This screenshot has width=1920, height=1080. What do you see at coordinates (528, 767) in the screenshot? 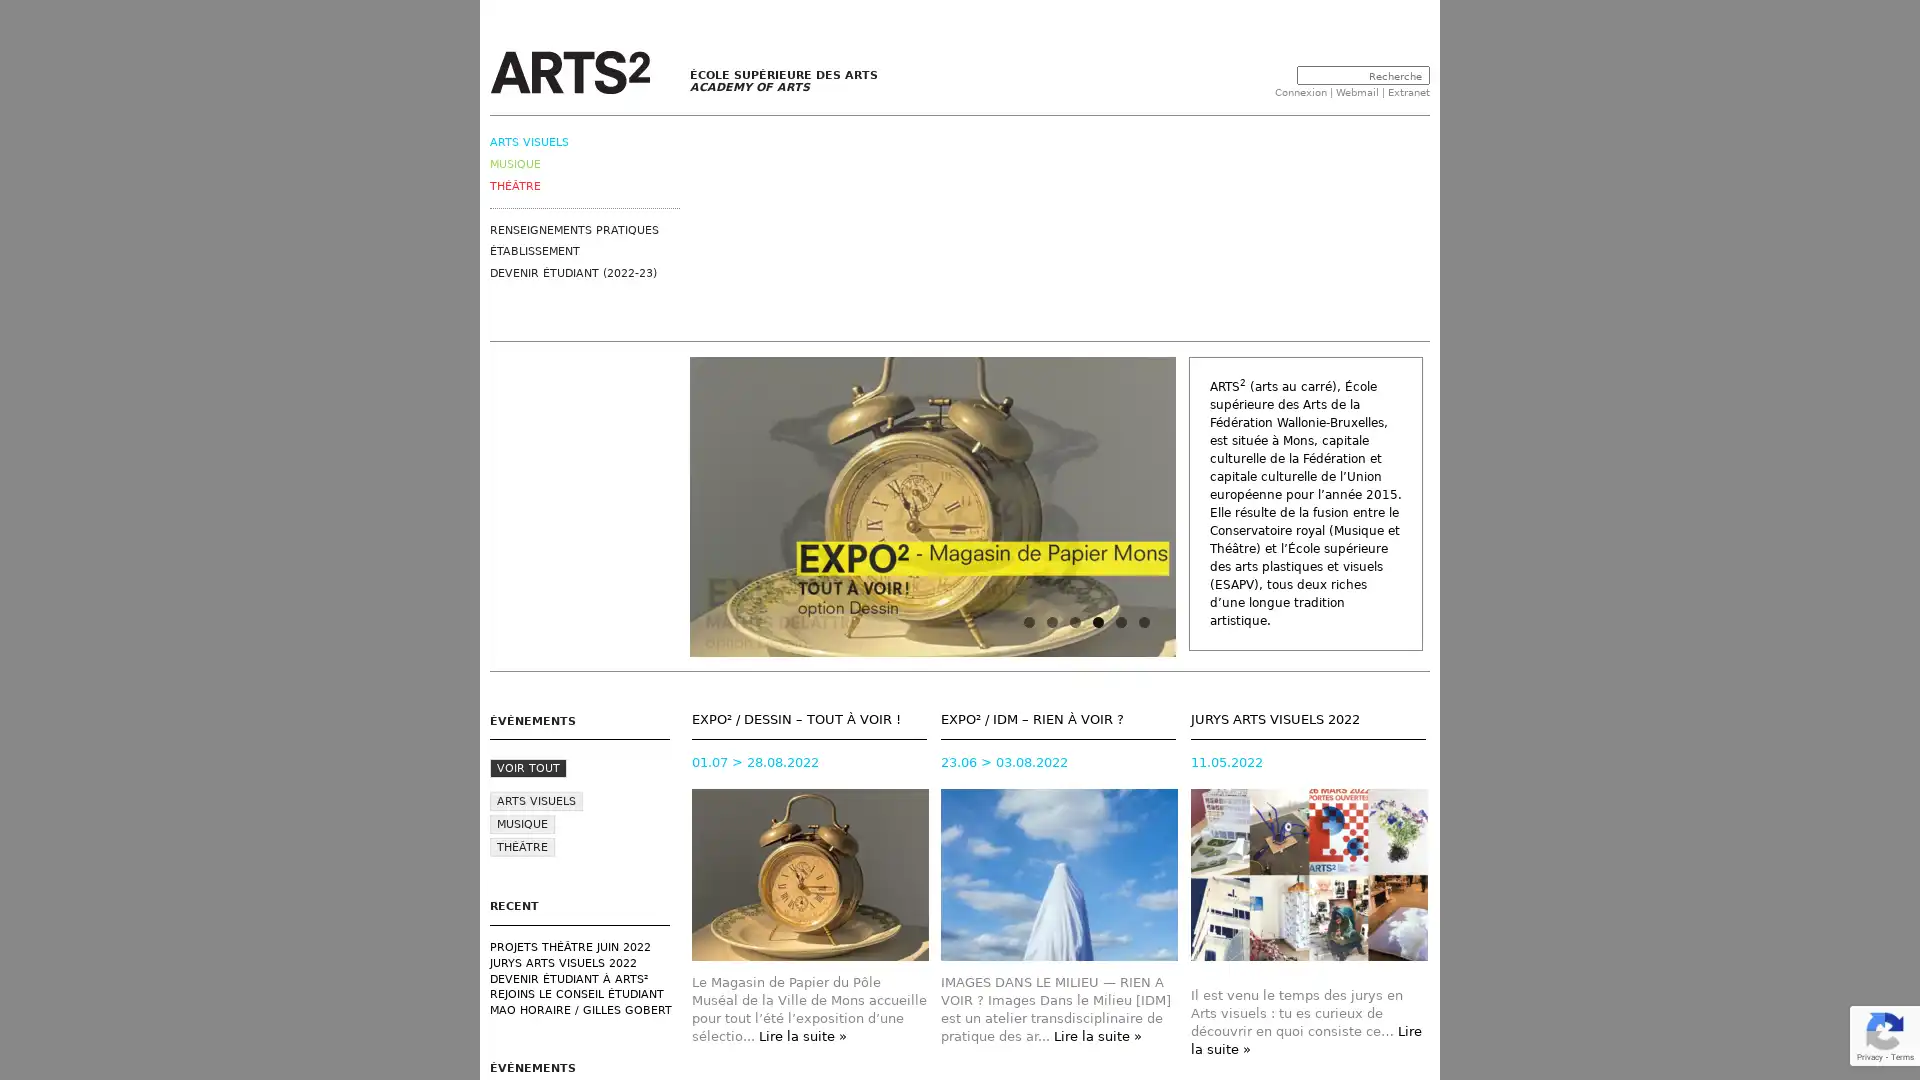
I see `VOIR TOUT` at bounding box center [528, 767].